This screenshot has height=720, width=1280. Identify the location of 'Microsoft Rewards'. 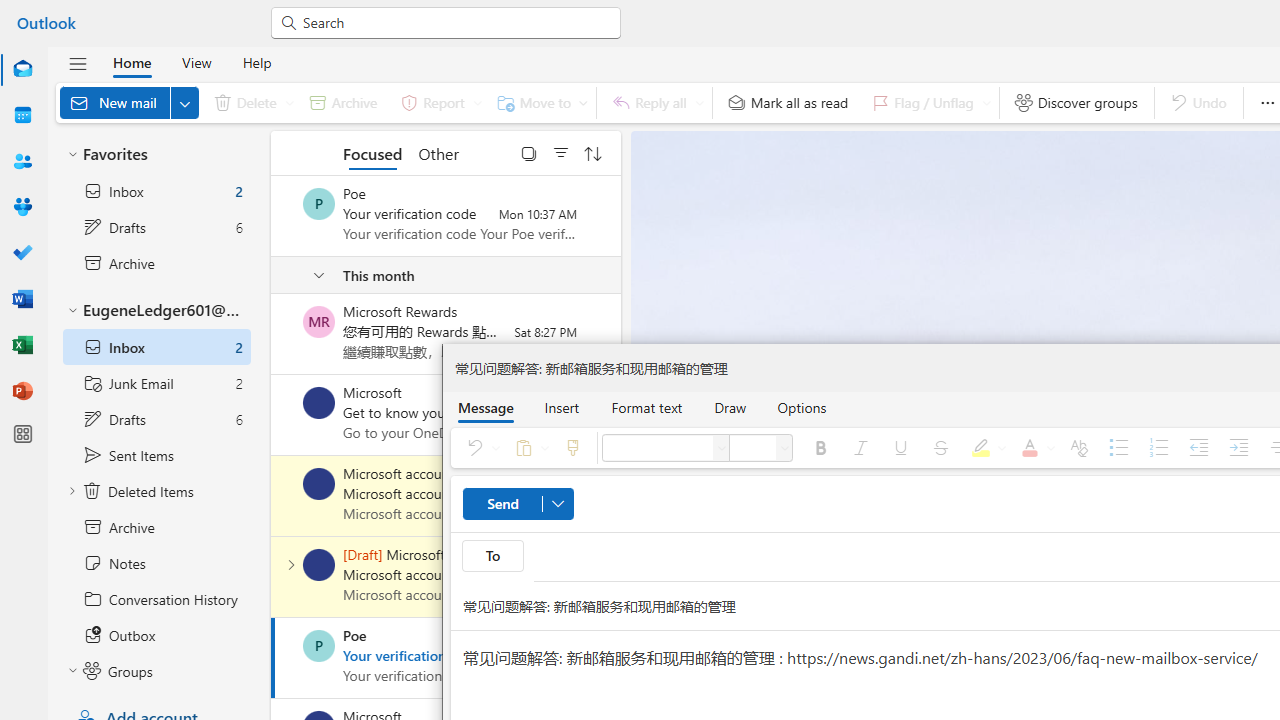
(318, 320).